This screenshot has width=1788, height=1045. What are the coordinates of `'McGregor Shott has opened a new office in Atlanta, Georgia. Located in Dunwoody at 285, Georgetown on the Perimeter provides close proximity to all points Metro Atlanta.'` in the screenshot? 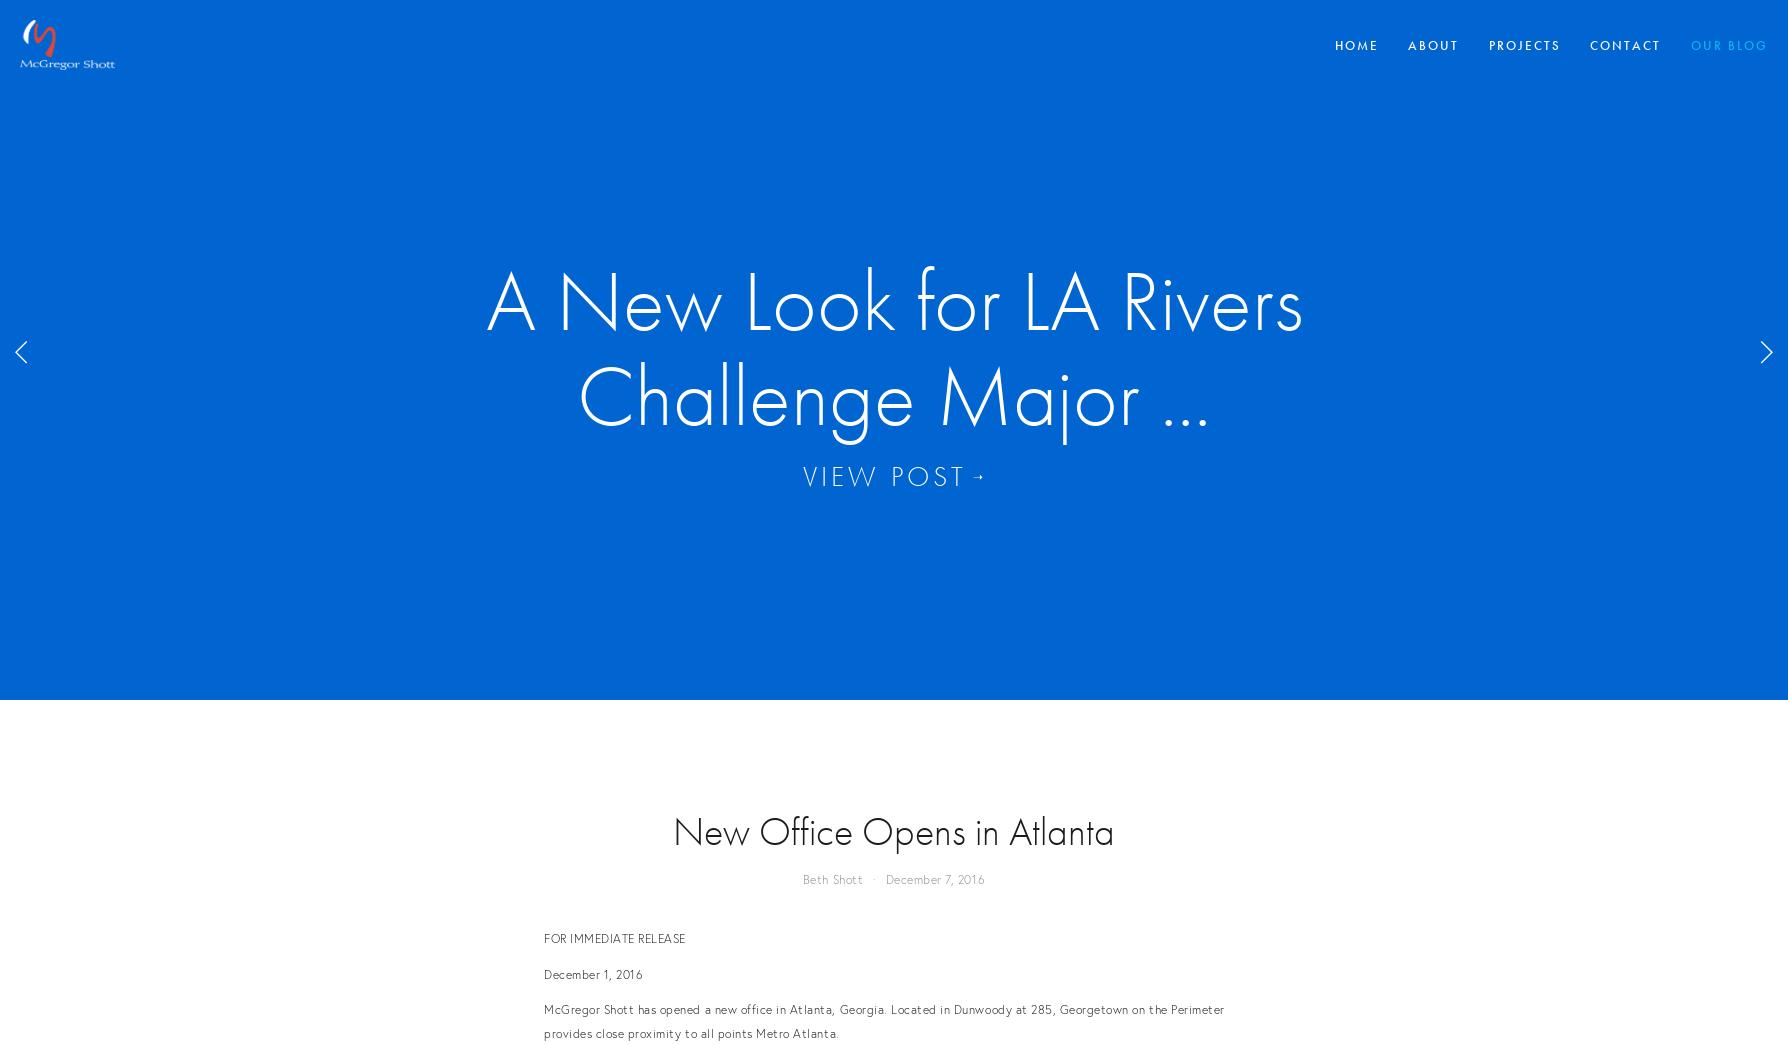 It's located at (882, 1020).